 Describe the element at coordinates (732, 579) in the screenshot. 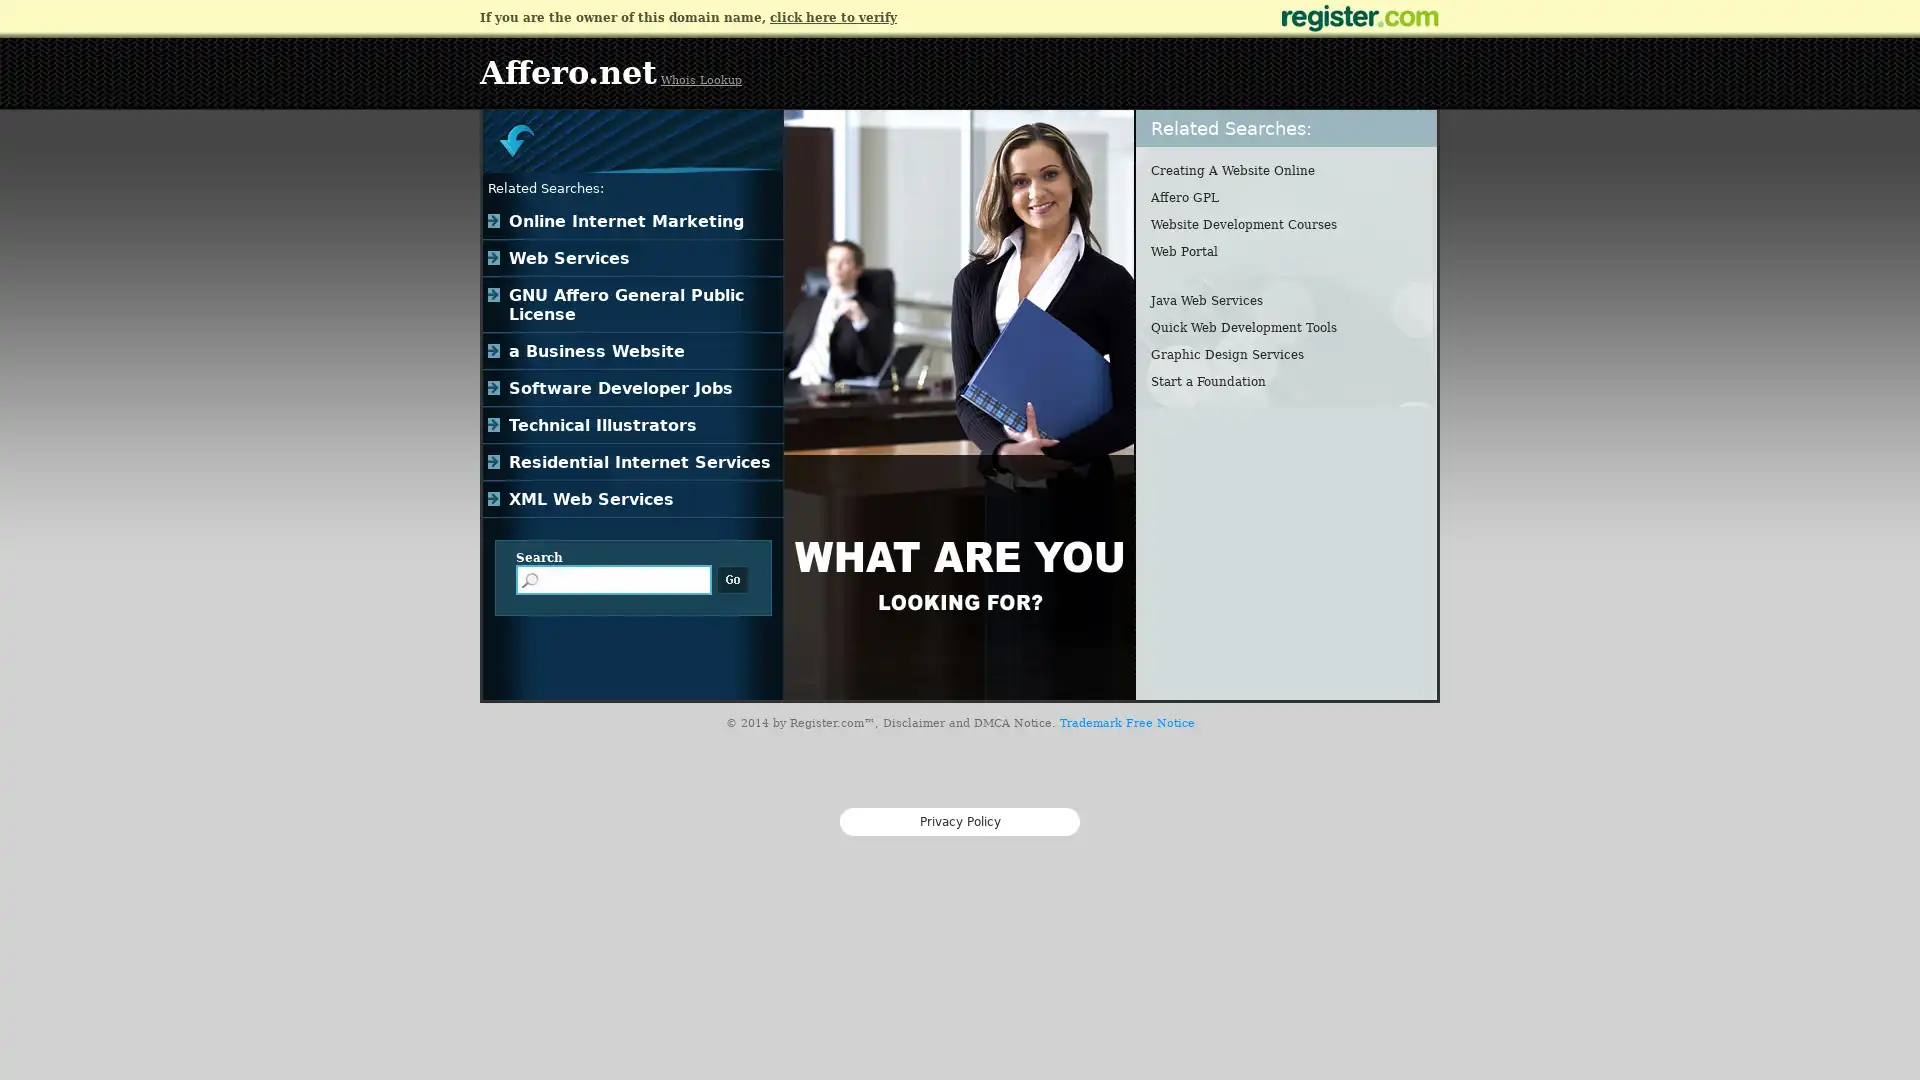

I see `Go` at that location.